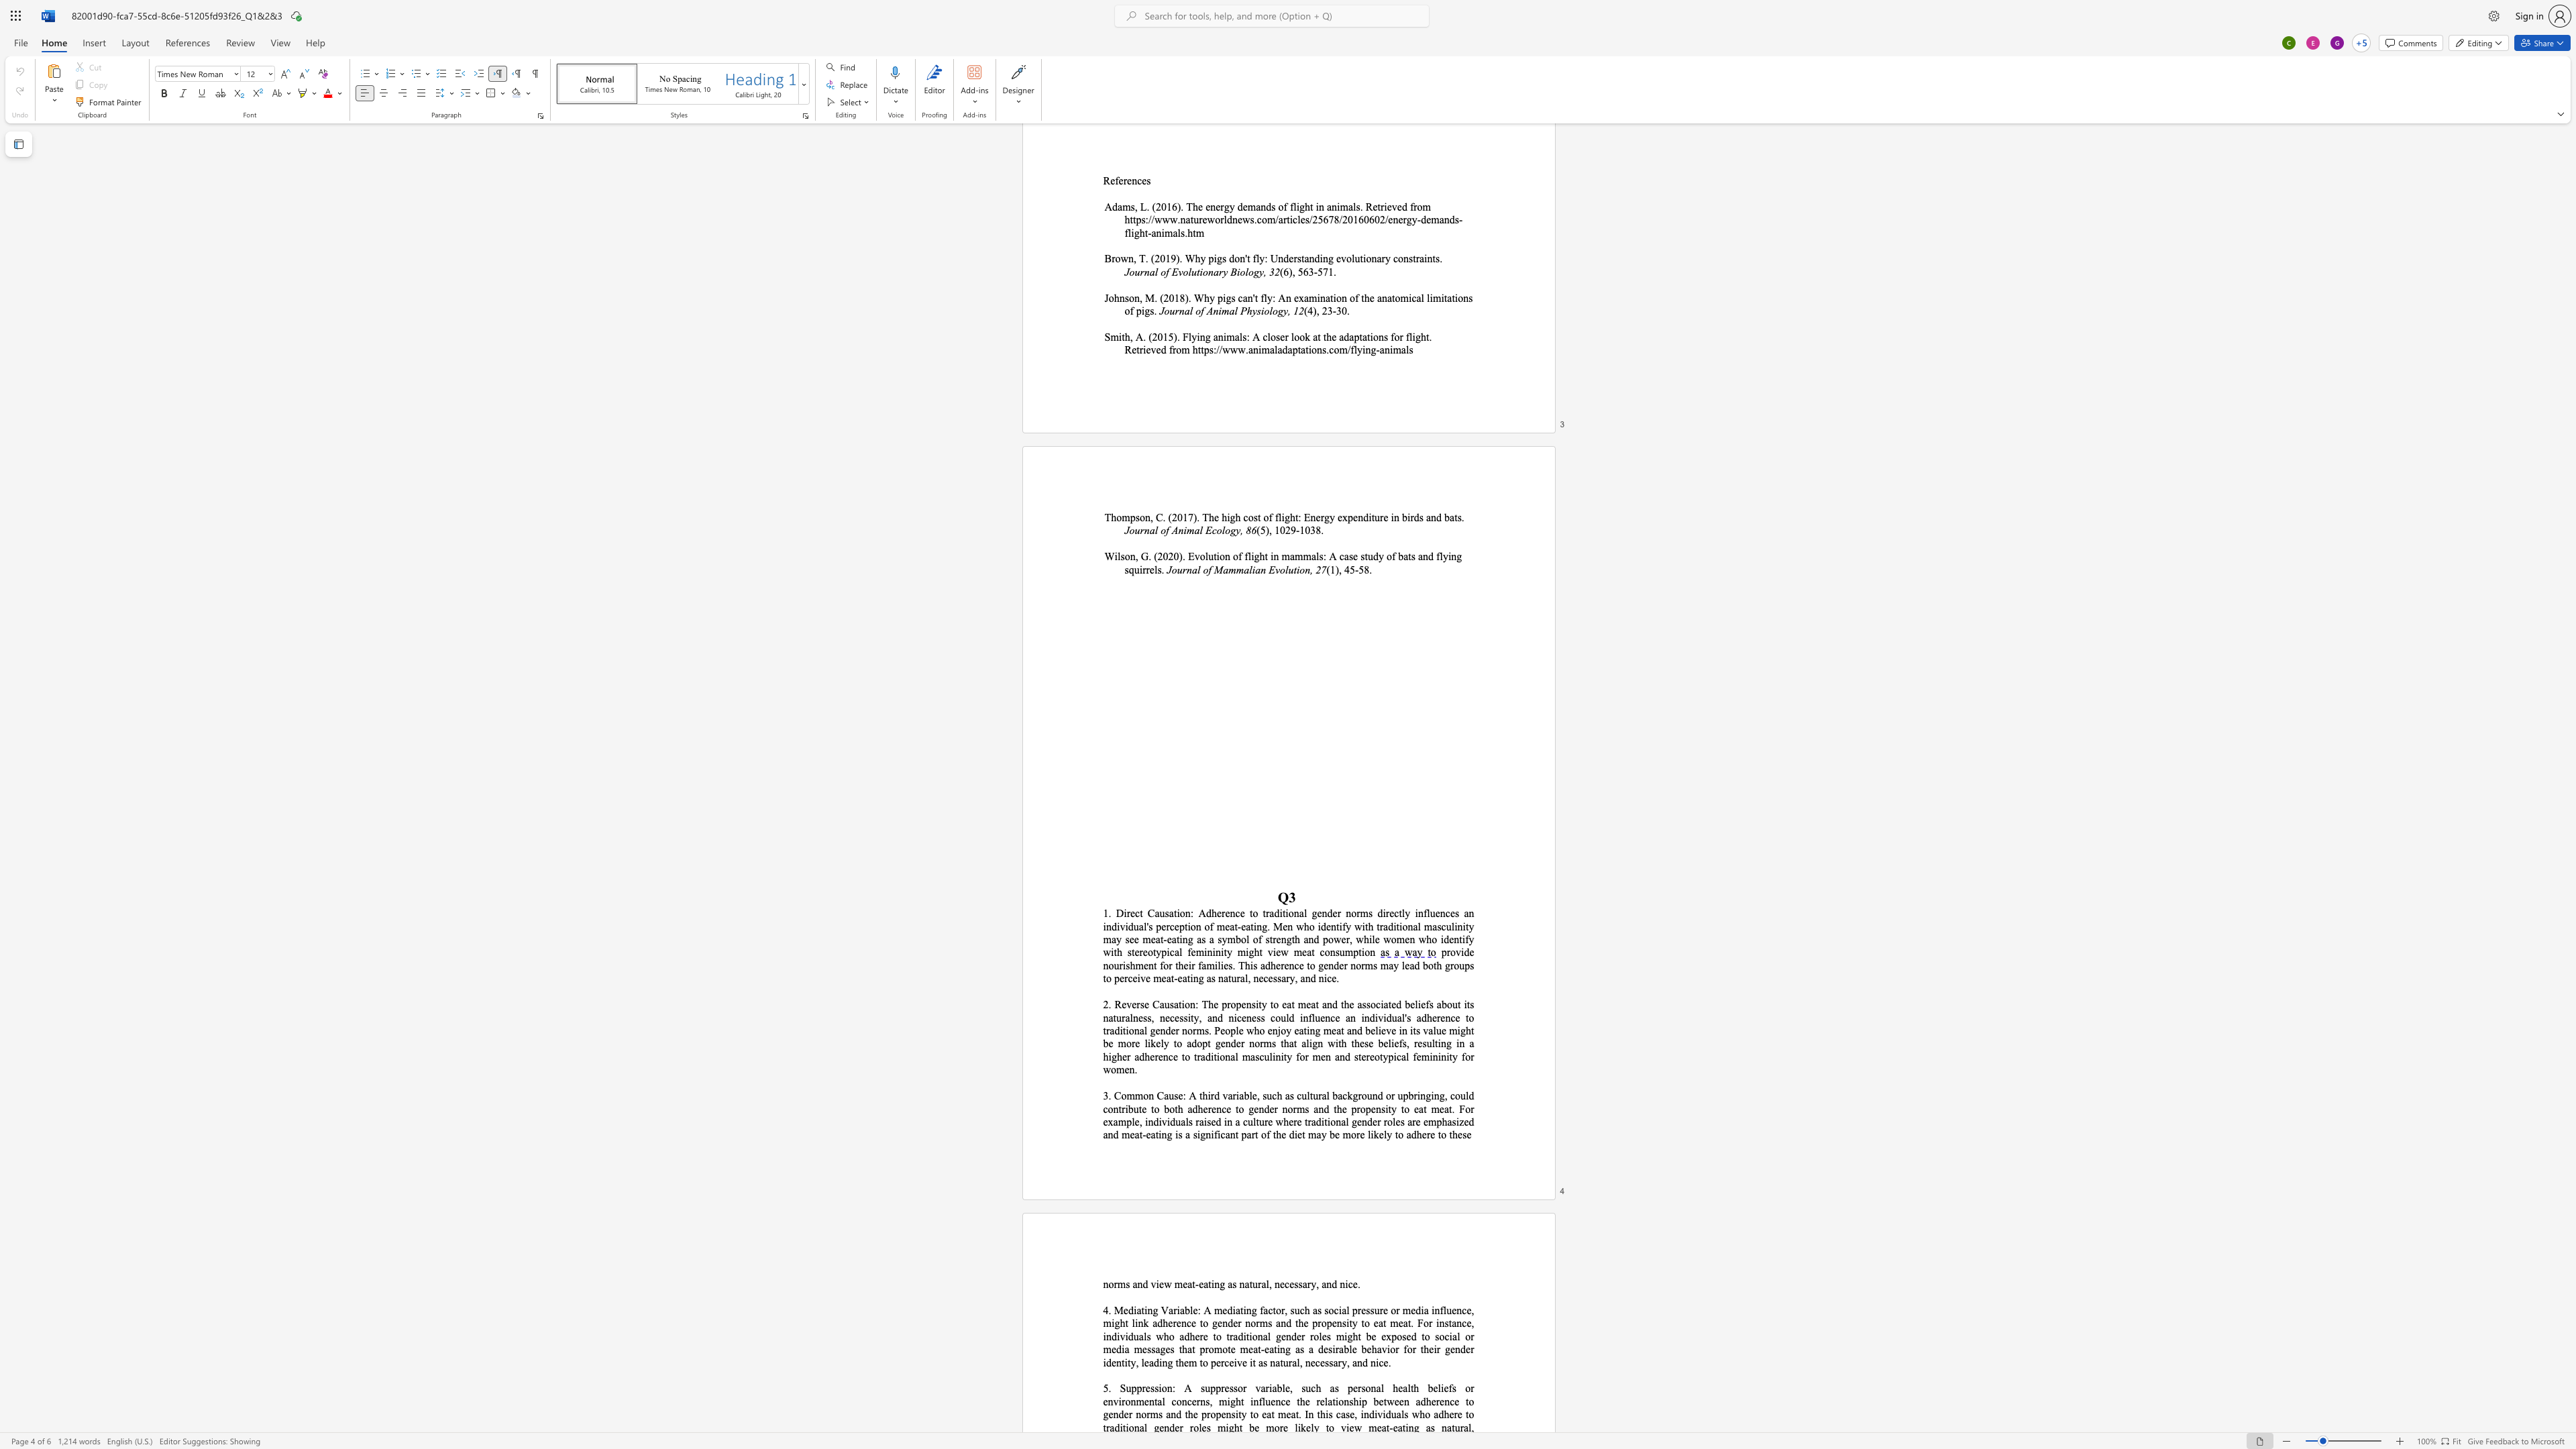 The height and width of the screenshot is (1449, 2576). Describe the element at coordinates (1369, 912) in the screenshot. I see `the 2th character "s" in the text` at that location.